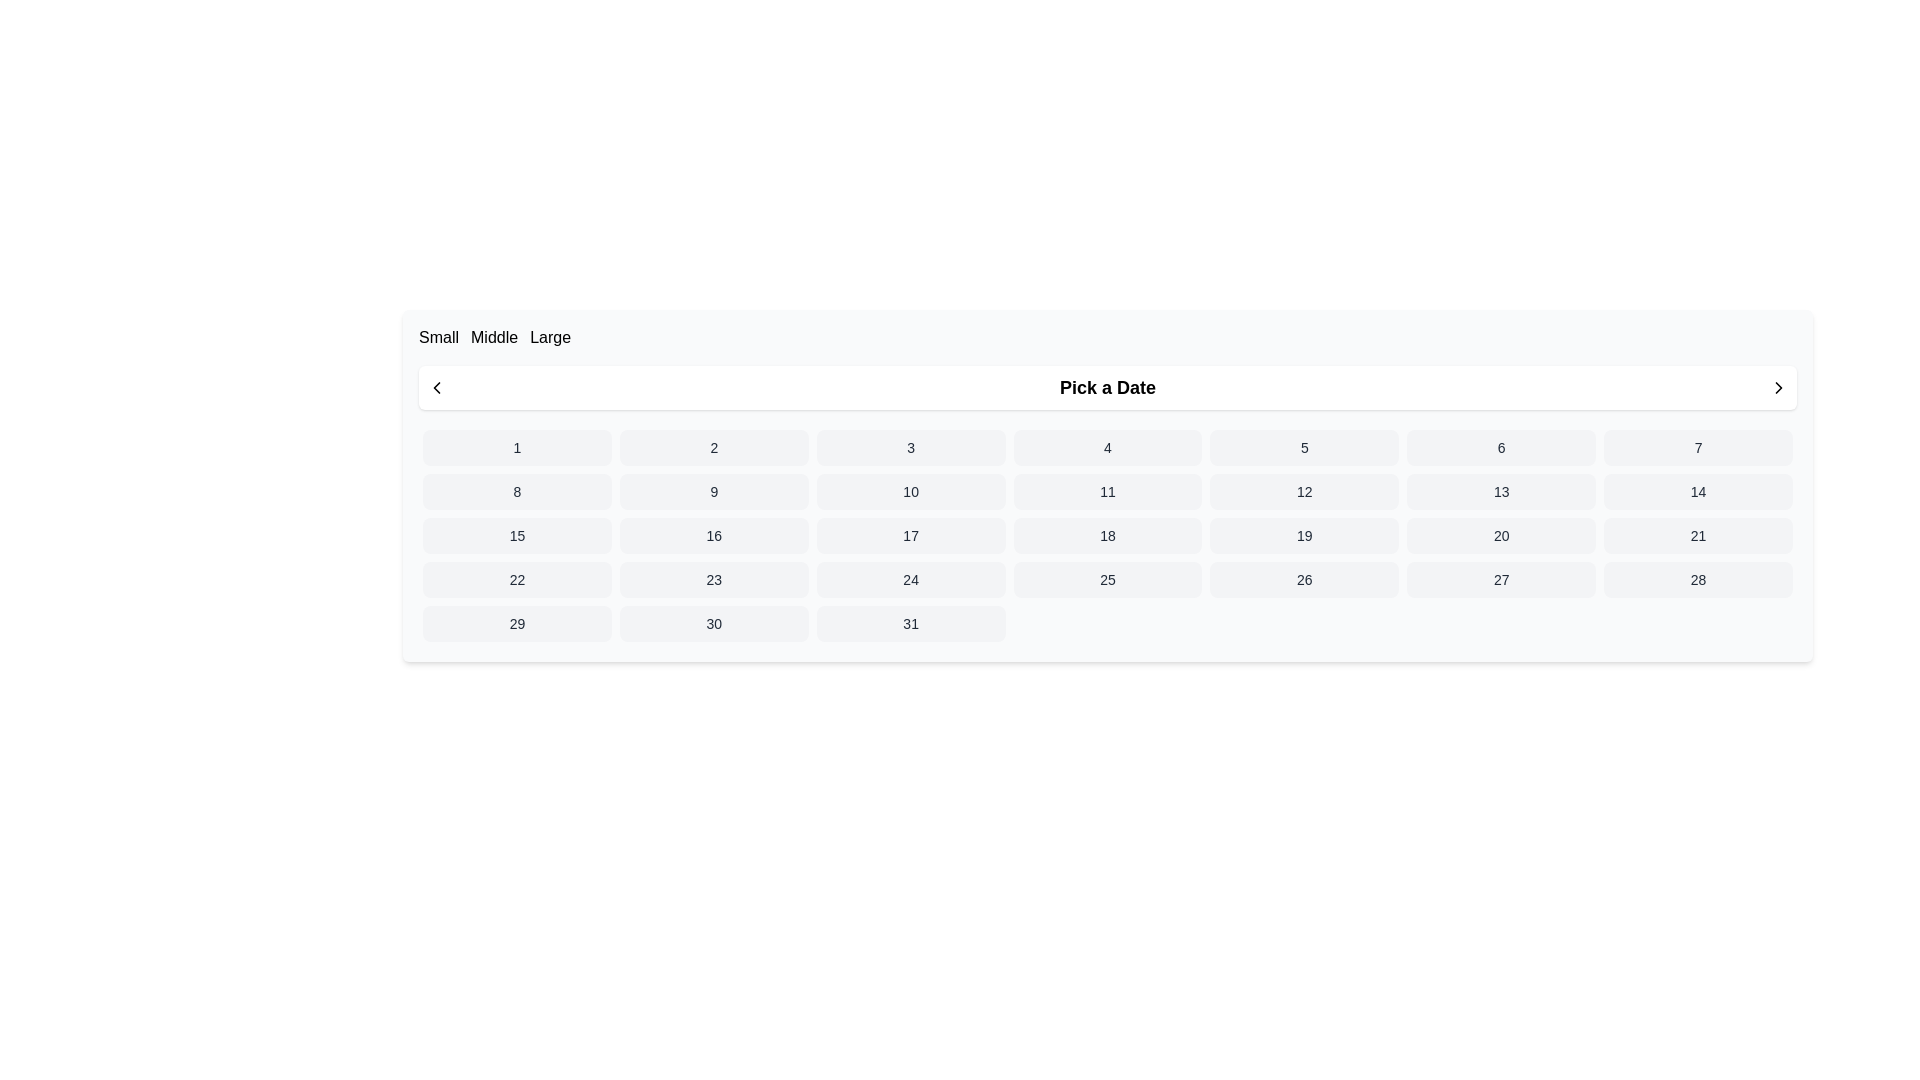 The width and height of the screenshot is (1920, 1080). What do you see at coordinates (517, 492) in the screenshot?
I see `the button displaying the number '8', which is a rectangular button with rounded corners, light gray background, and dark gray text` at bounding box center [517, 492].